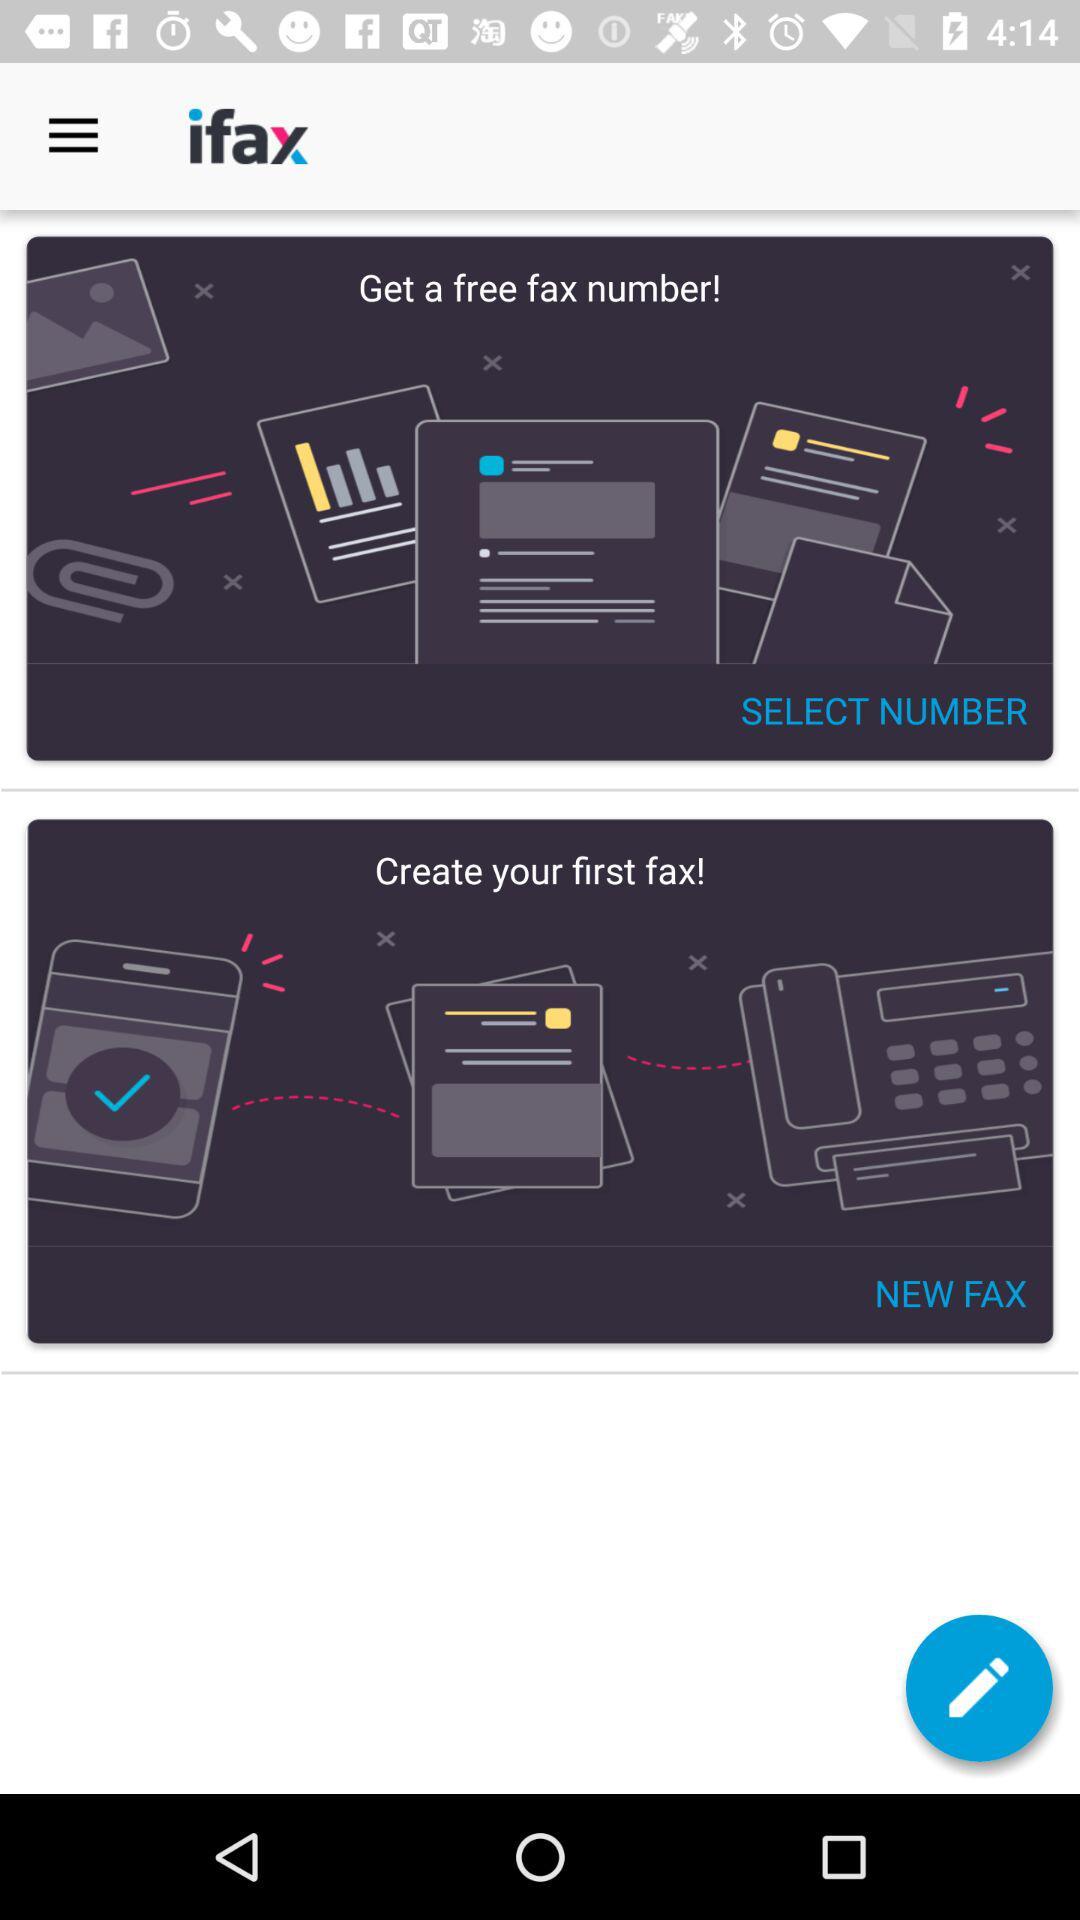  I want to click on write, so click(978, 1687).